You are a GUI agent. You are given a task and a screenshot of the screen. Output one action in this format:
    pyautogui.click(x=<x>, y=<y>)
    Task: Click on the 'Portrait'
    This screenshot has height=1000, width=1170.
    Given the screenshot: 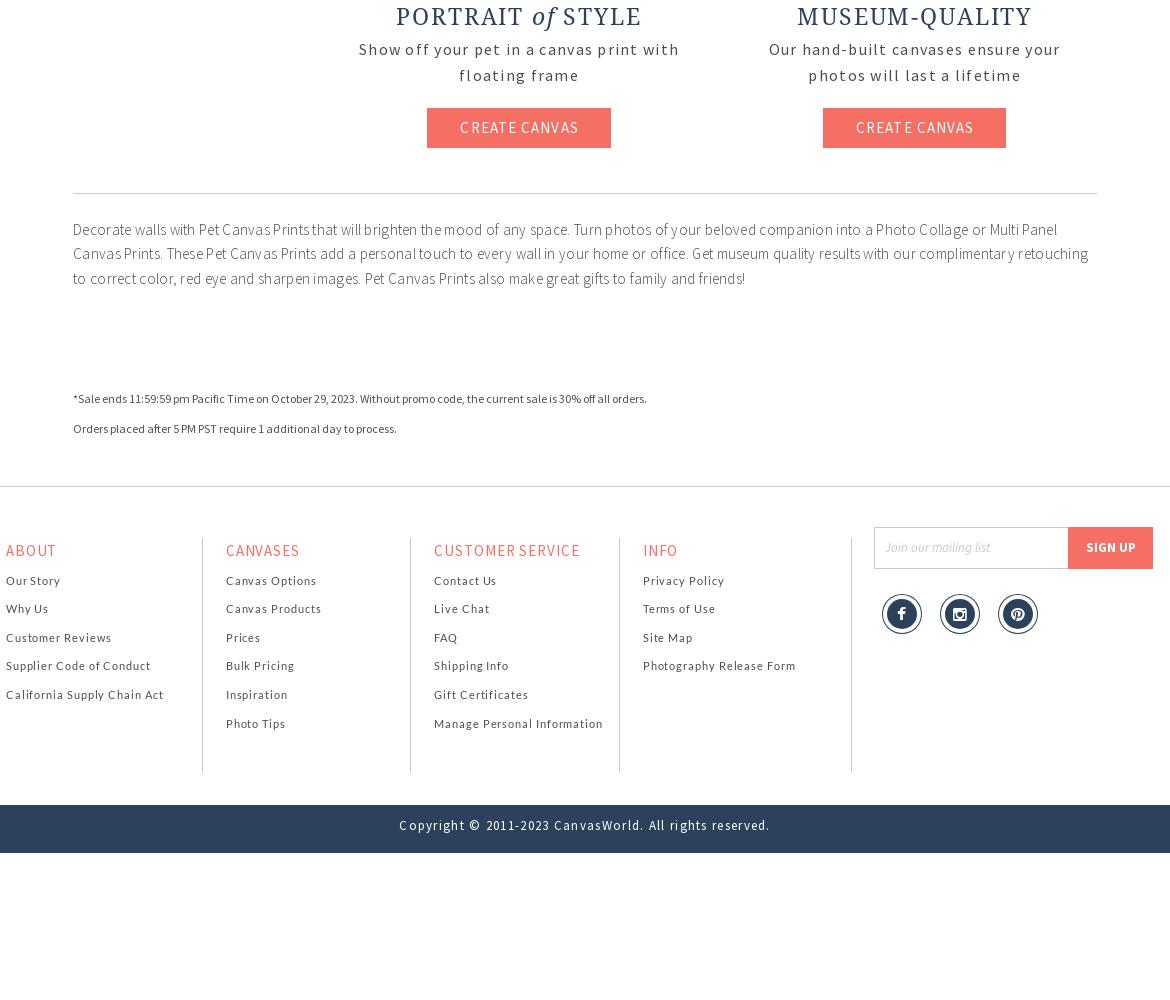 What is the action you would take?
    pyautogui.click(x=463, y=17)
    